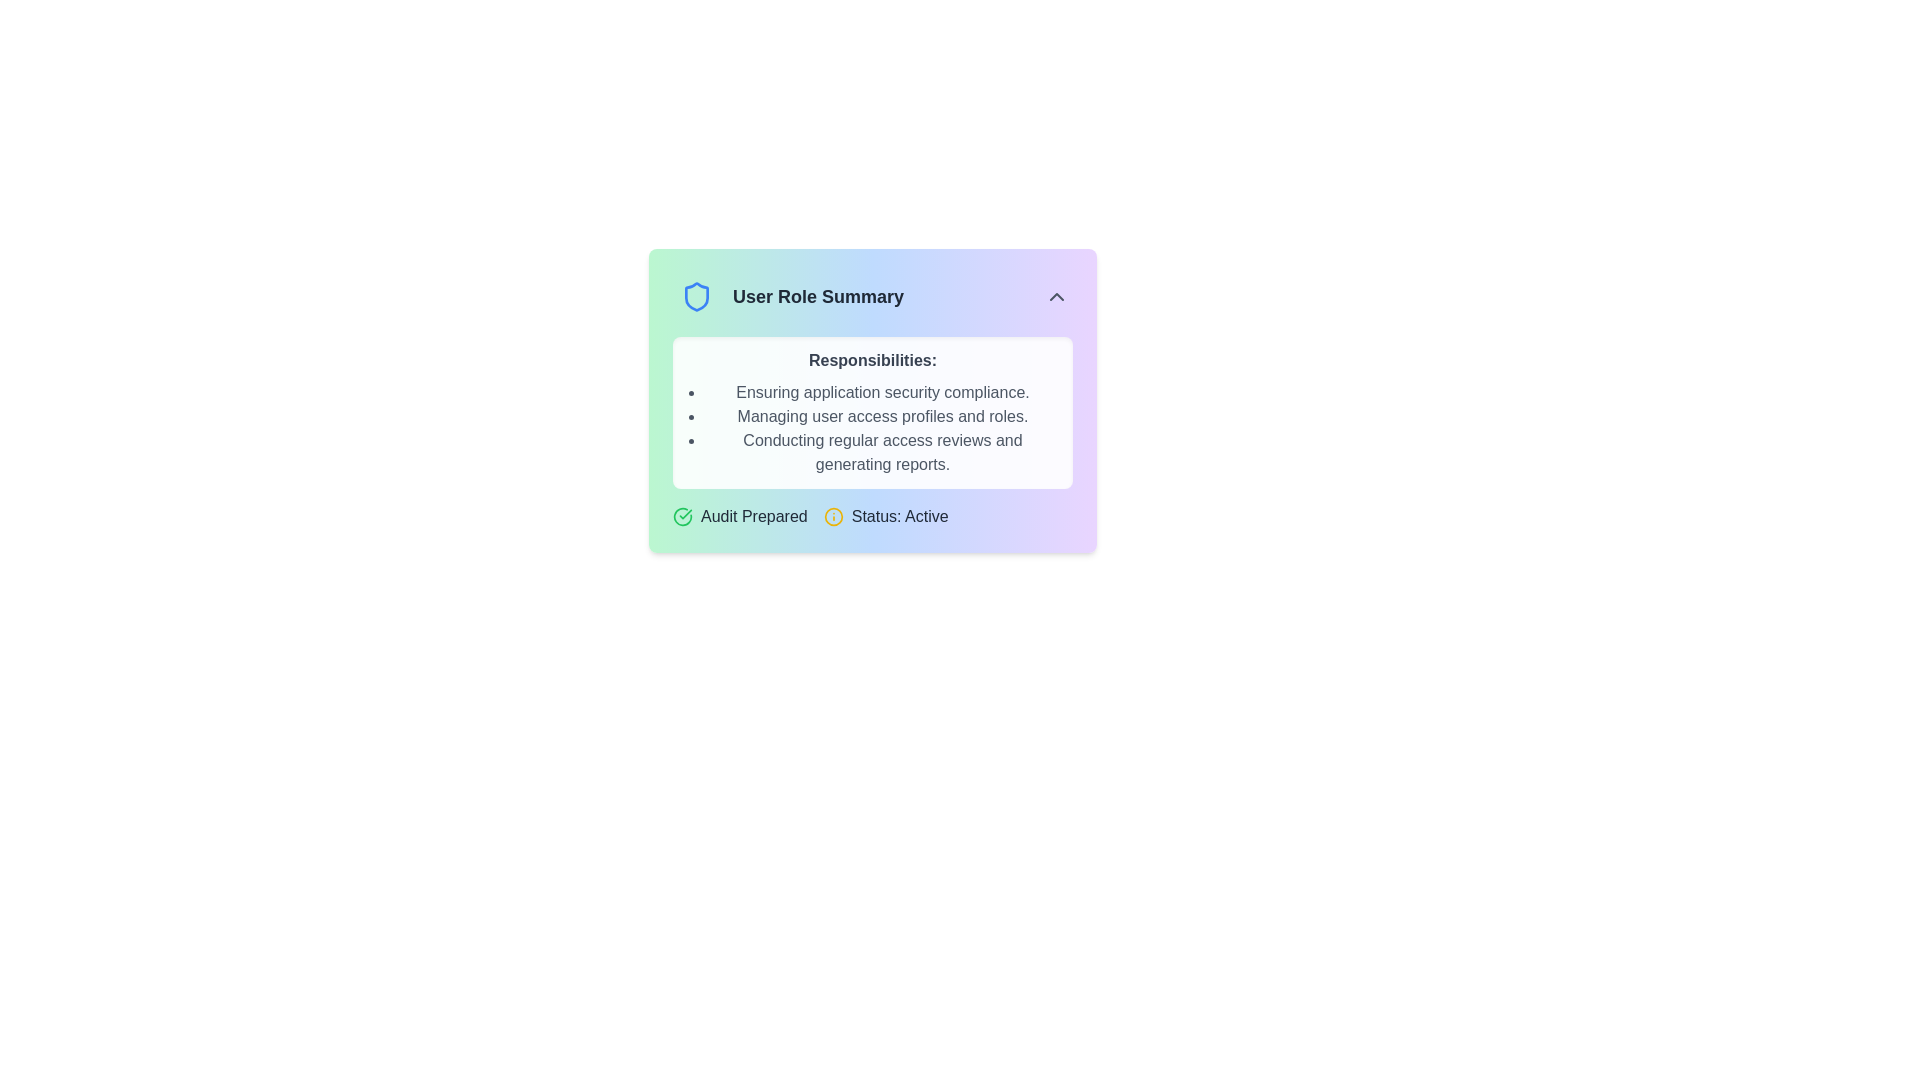  Describe the element at coordinates (882, 393) in the screenshot. I see `the first item in the bullet-pointed list under the 'Responsibilities:' section which informs users about 'Ensuring application security compliance.'` at that location.